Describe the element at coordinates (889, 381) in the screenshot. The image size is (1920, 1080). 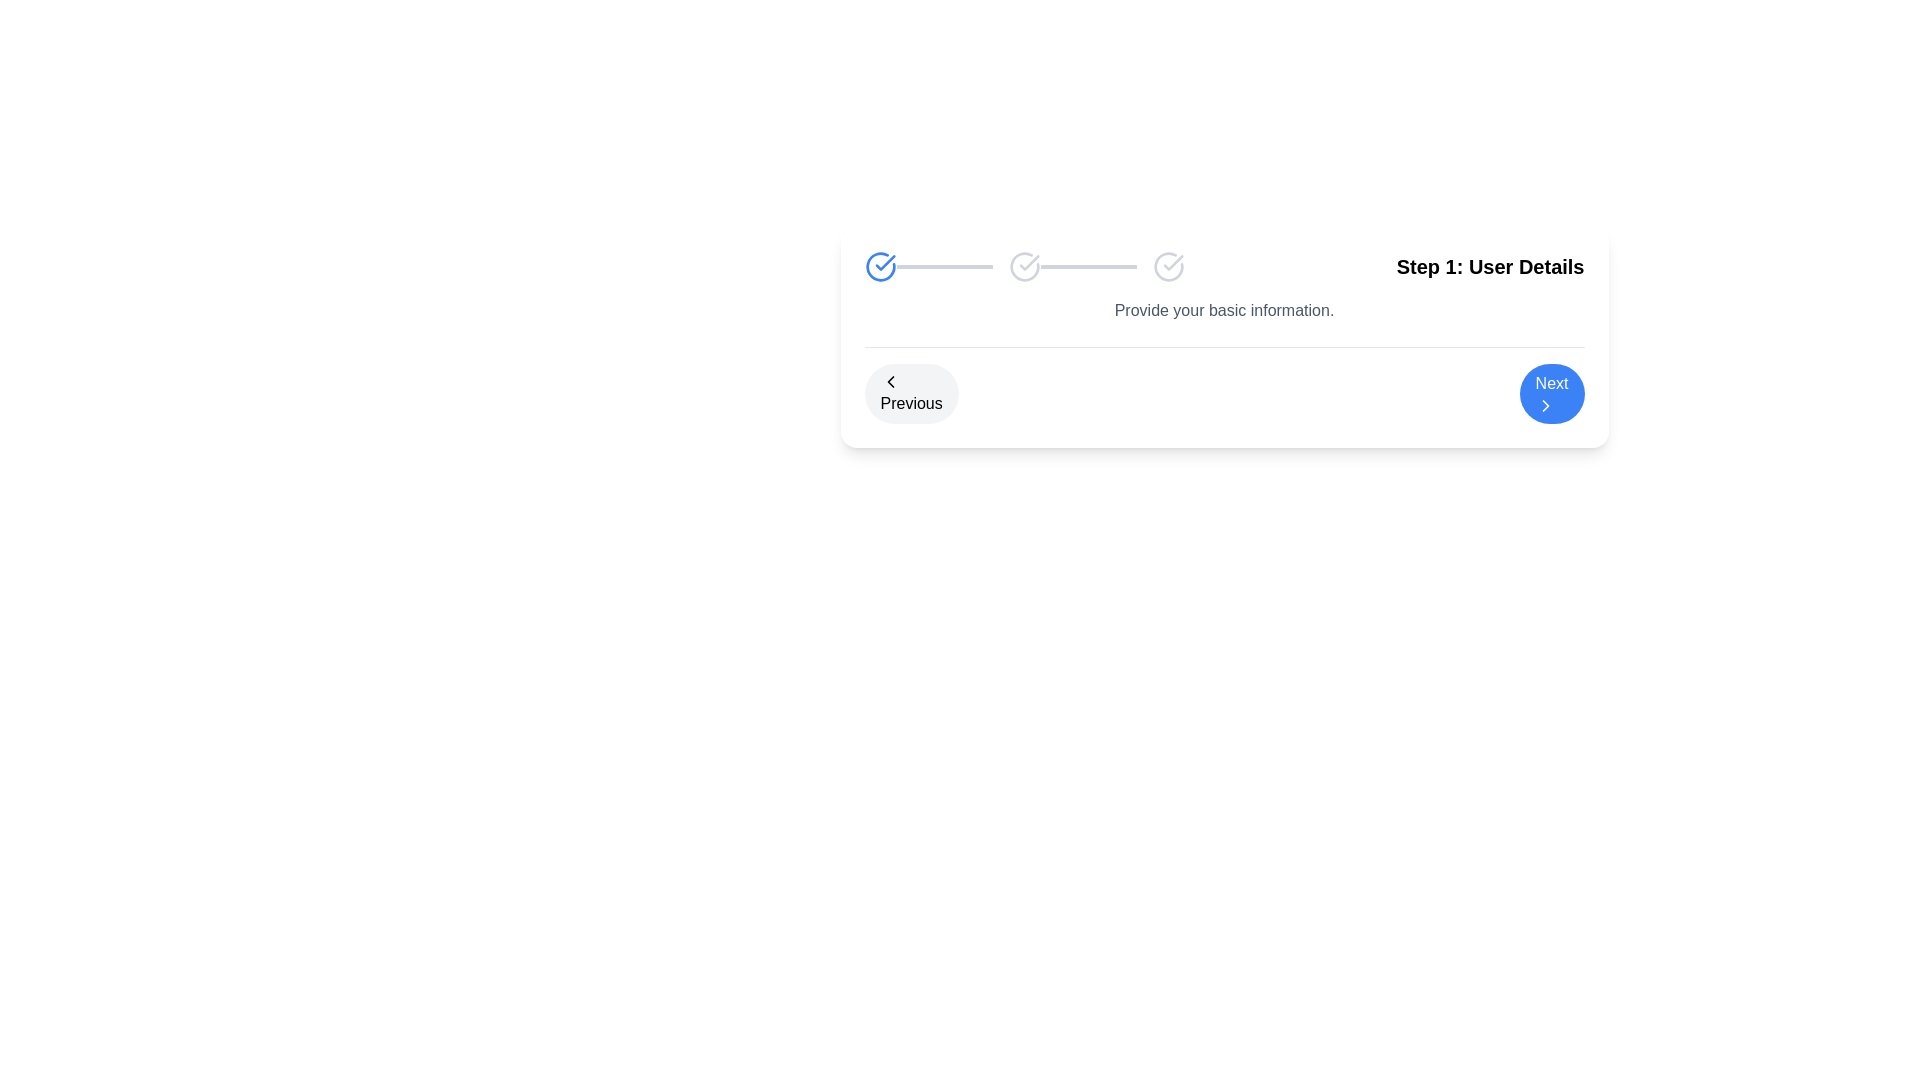
I see `the left-facing chevron icon within the 'Previous' button located at the lower left side of the content section` at that location.